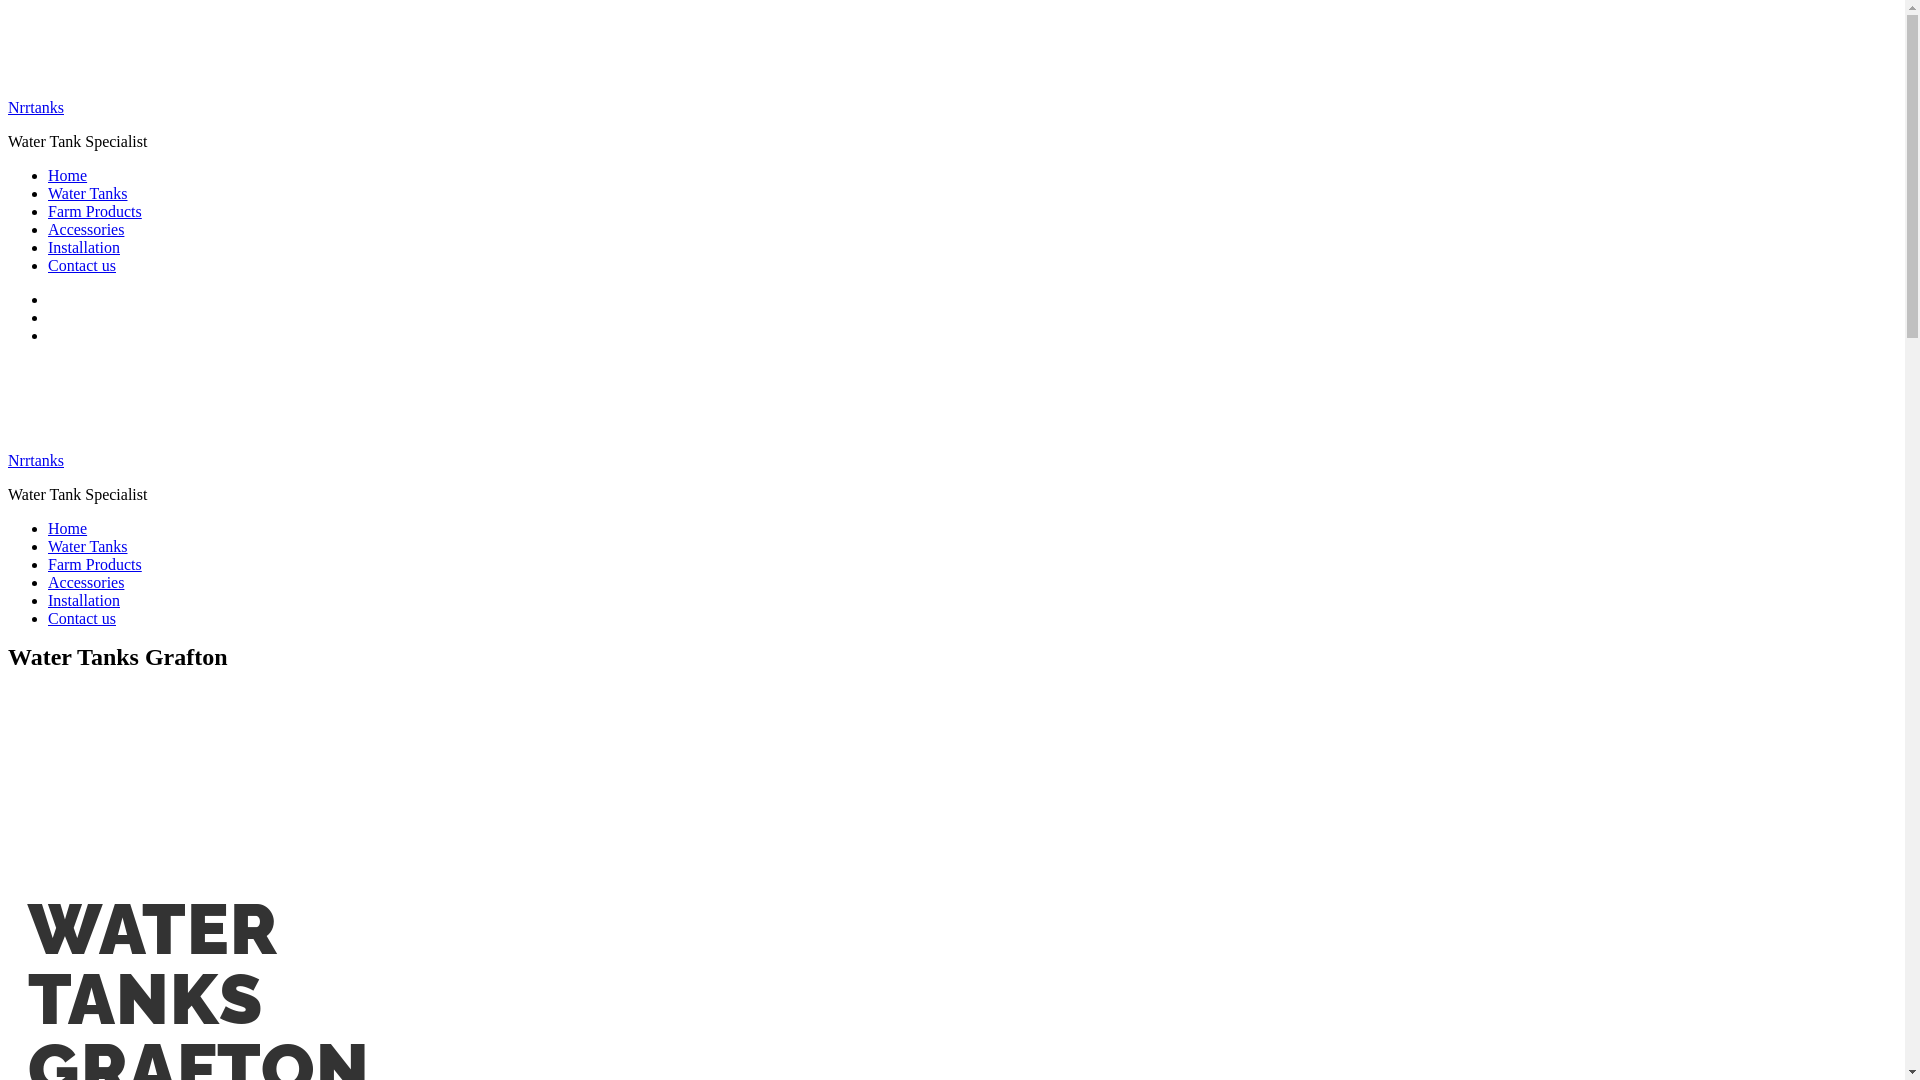 The width and height of the screenshot is (1920, 1080). I want to click on 'Water Tanks', so click(86, 546).